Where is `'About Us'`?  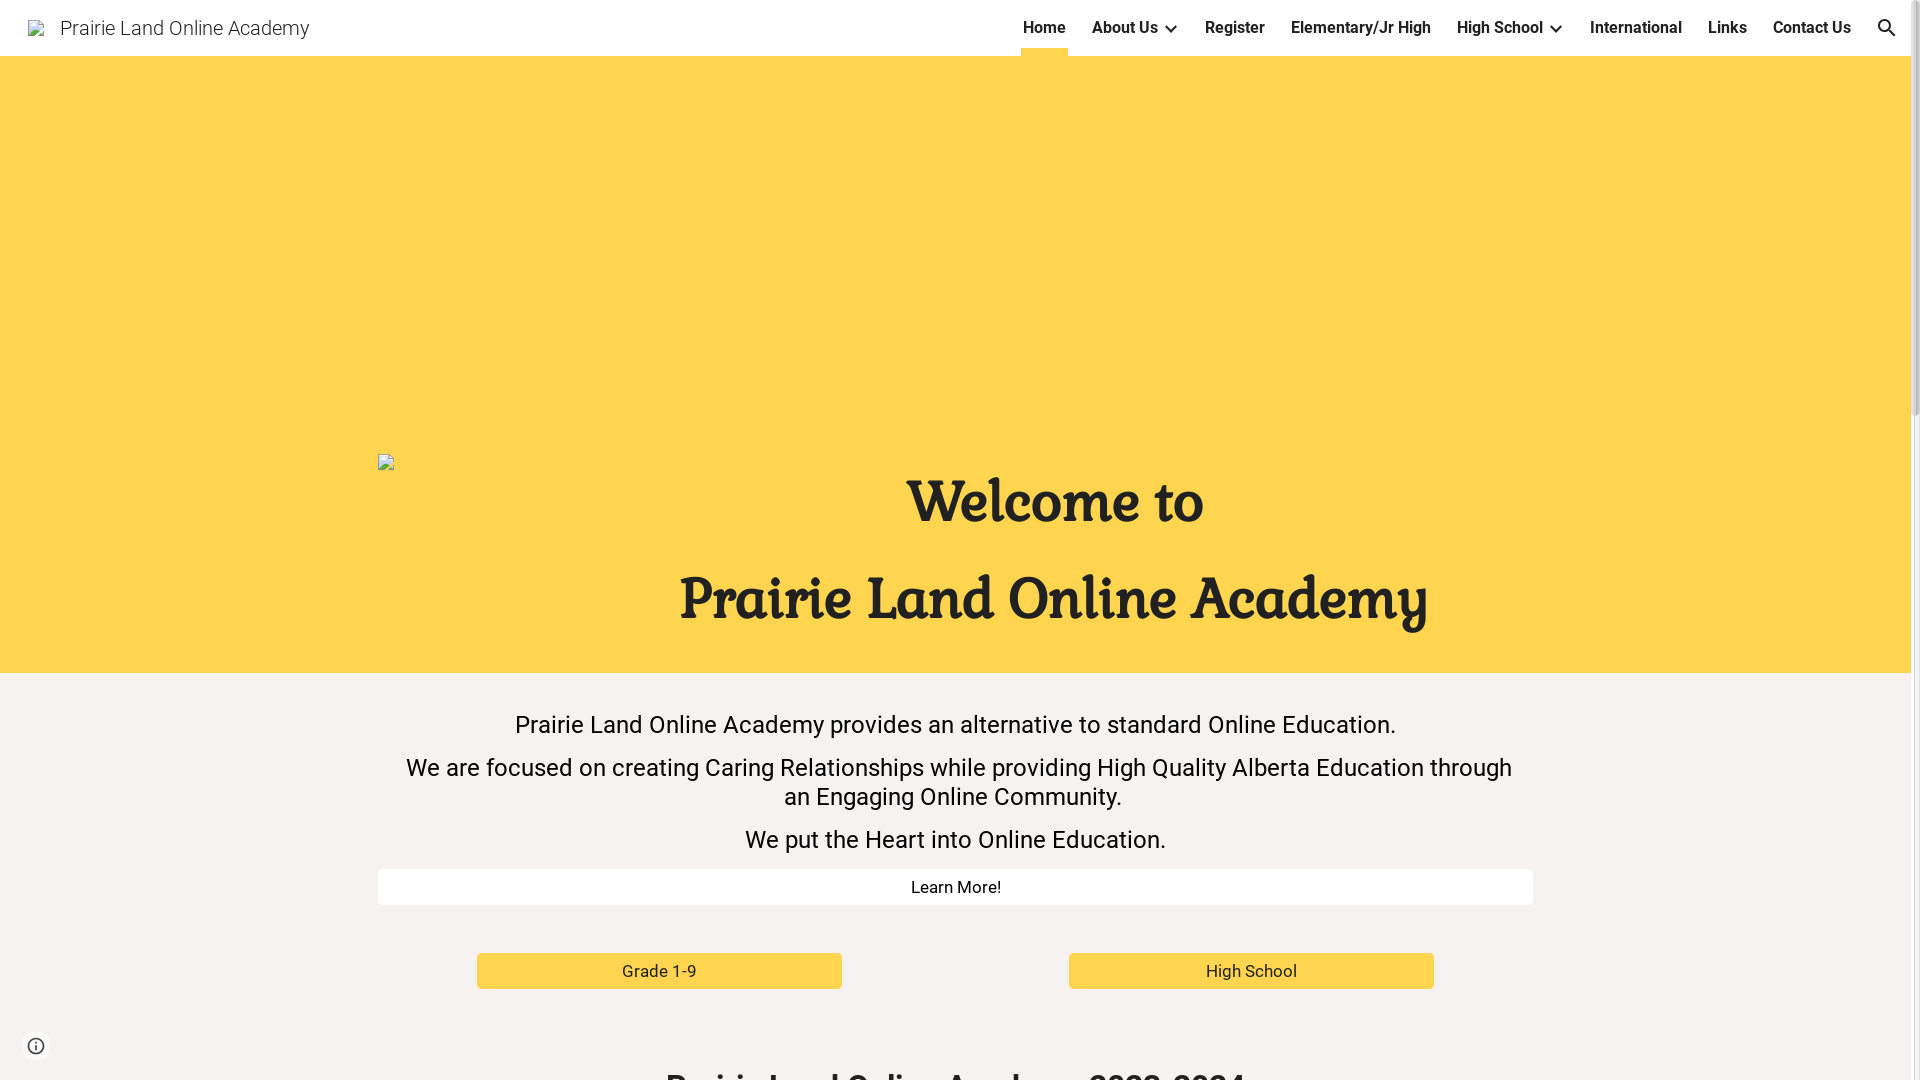 'About Us' is located at coordinates (1124, 27).